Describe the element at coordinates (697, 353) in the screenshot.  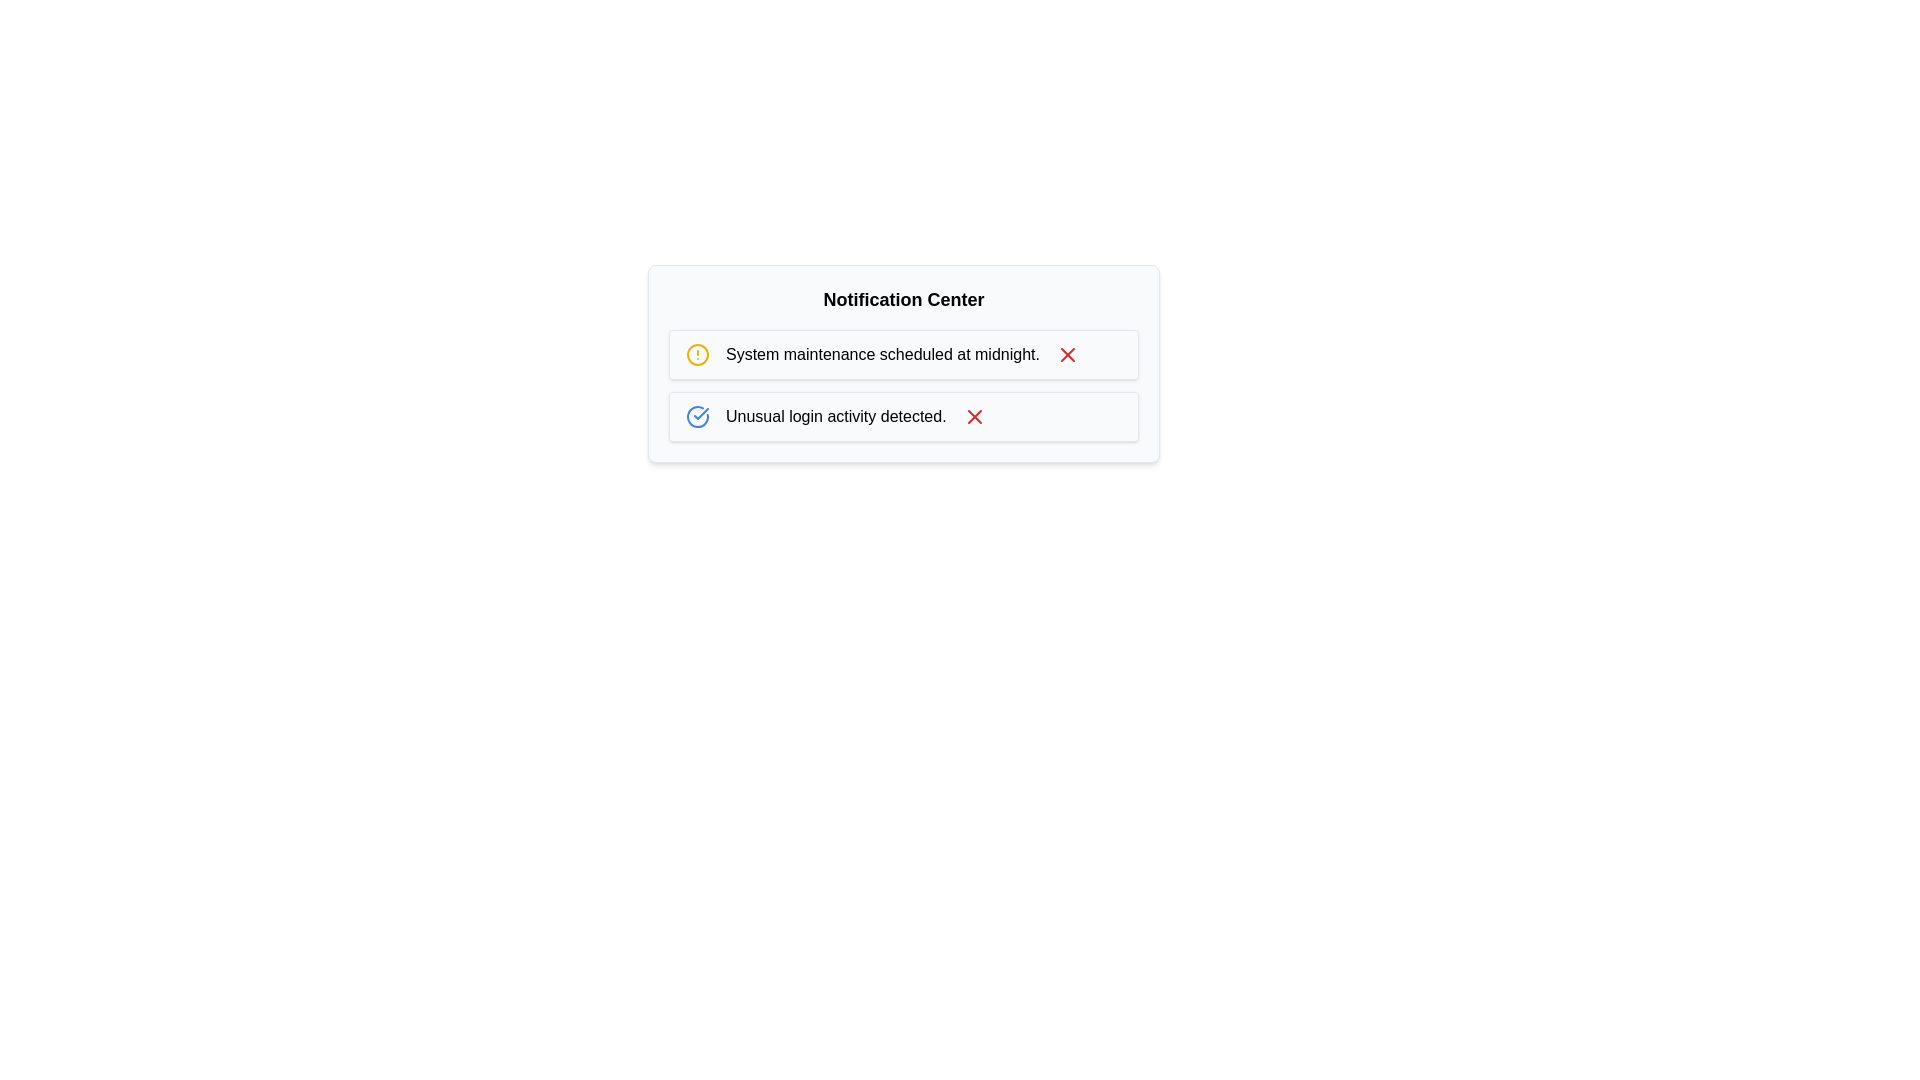
I see `the SVG Circle that serves as a decorative part of the notification icon, positioned as the leftmost element in the first notification entry` at that location.